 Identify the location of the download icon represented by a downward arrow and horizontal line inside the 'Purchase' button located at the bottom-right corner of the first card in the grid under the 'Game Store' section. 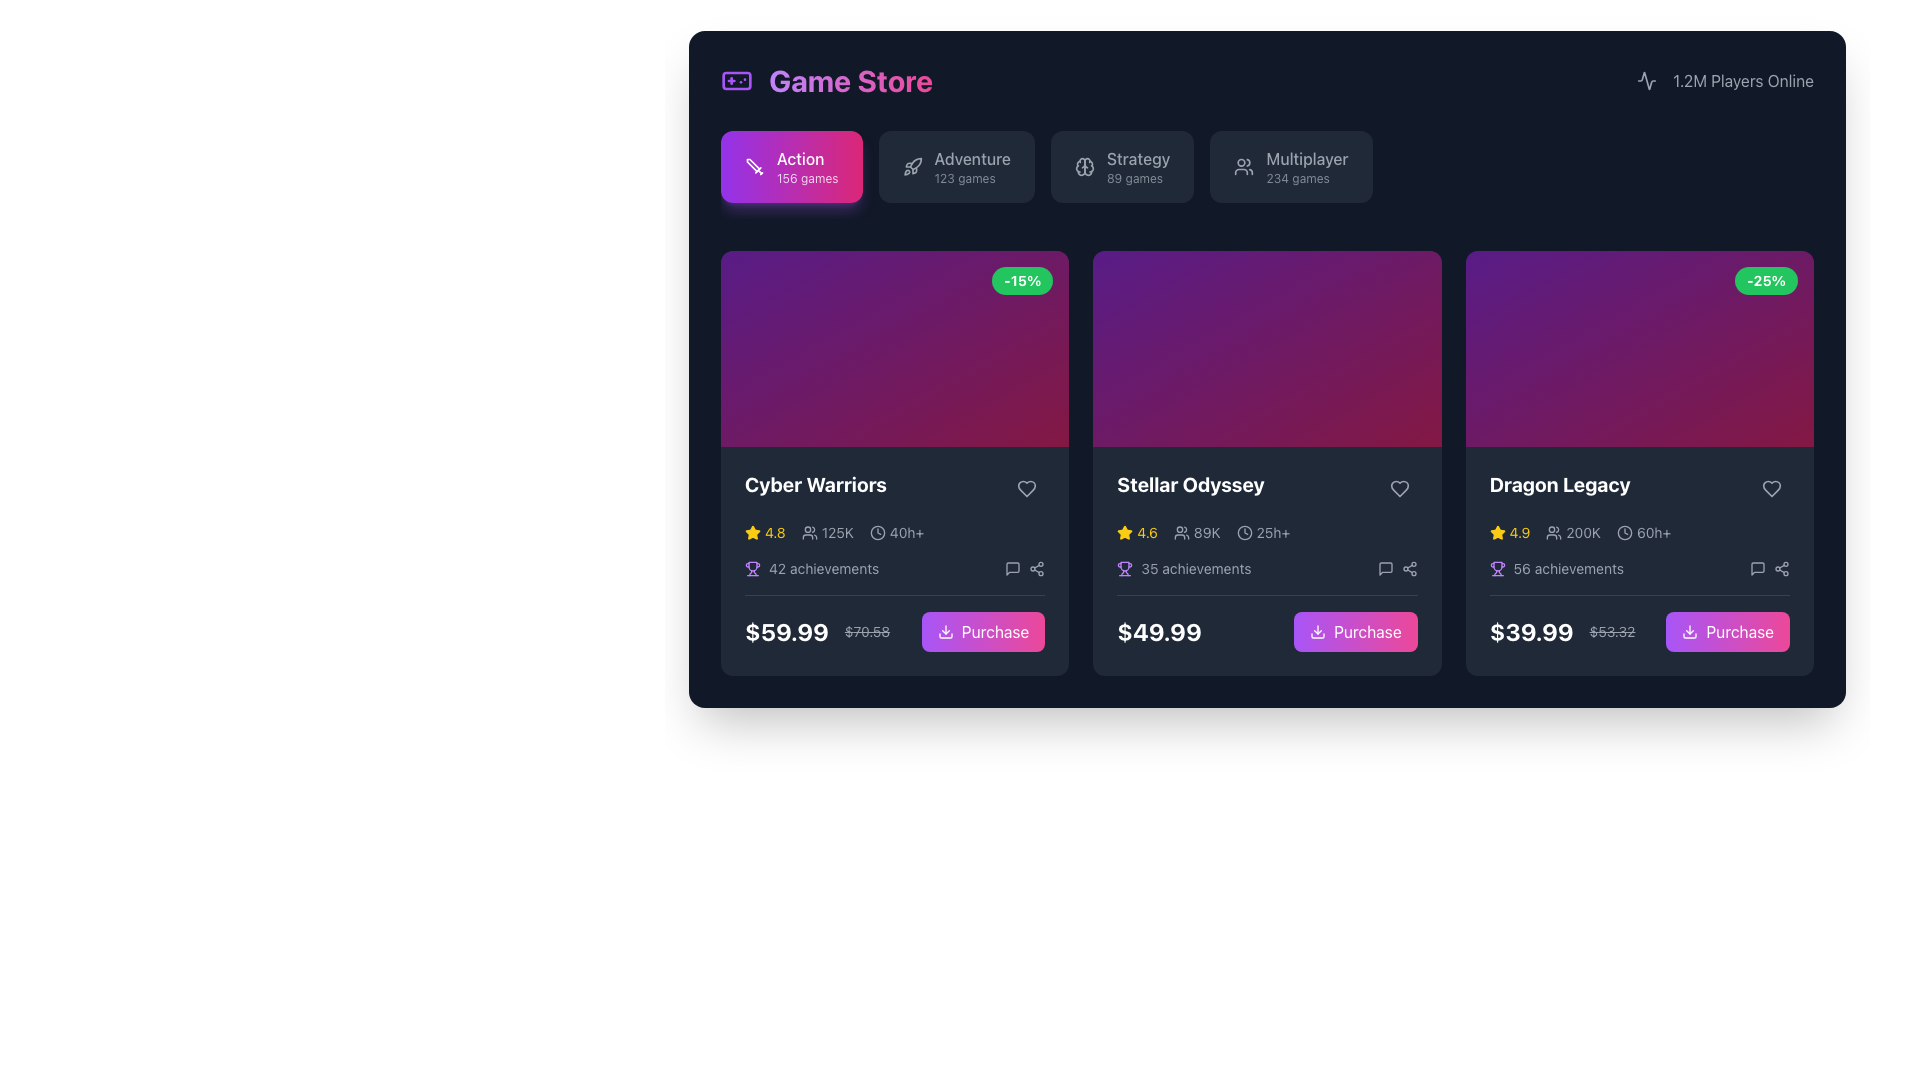
(944, 631).